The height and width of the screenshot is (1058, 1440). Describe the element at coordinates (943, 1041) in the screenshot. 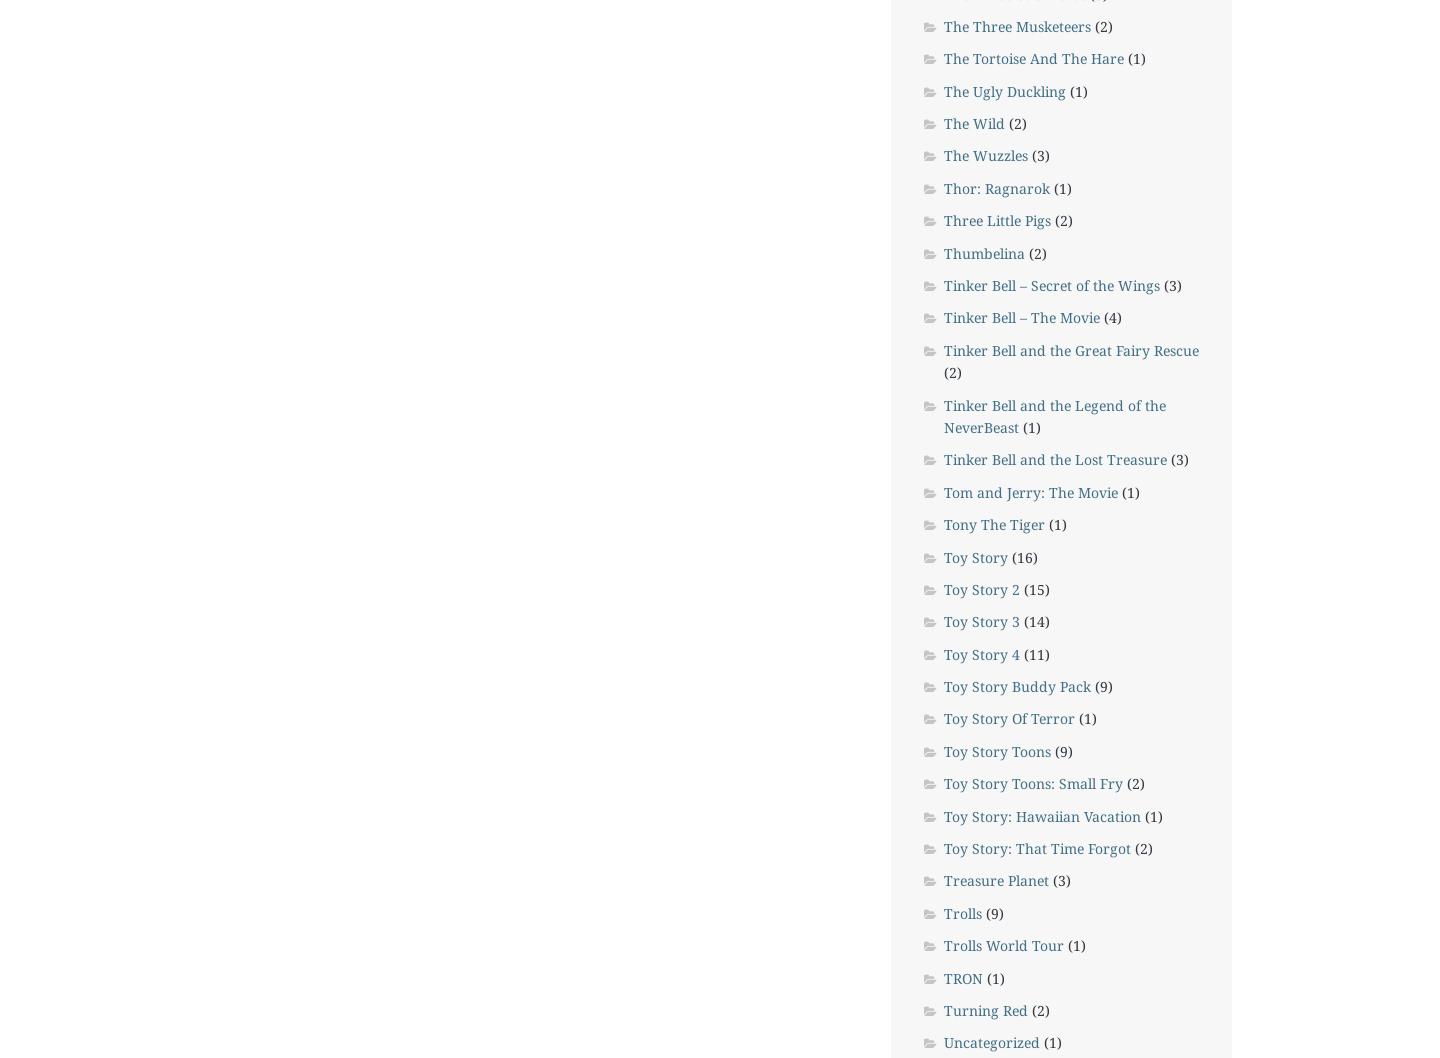

I see `'Uncategorized'` at that location.